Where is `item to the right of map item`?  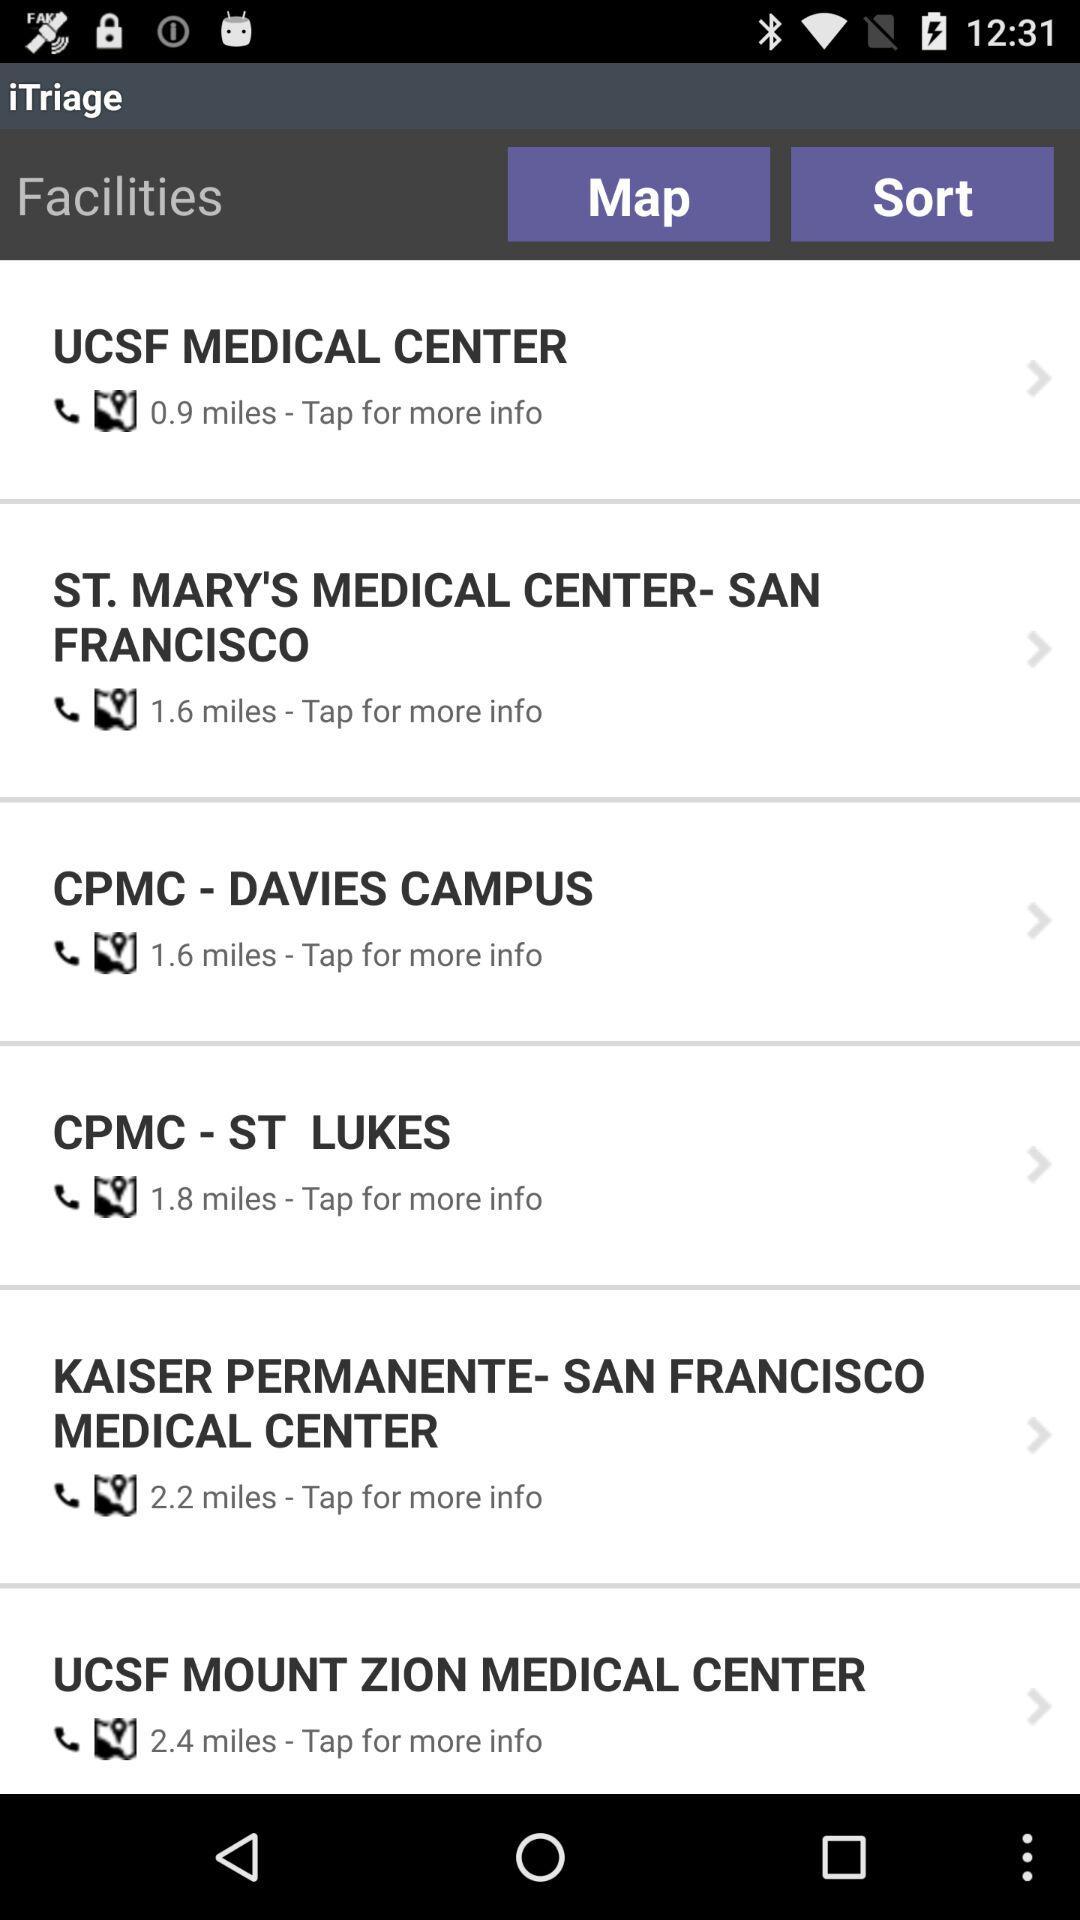
item to the right of map item is located at coordinates (922, 194).